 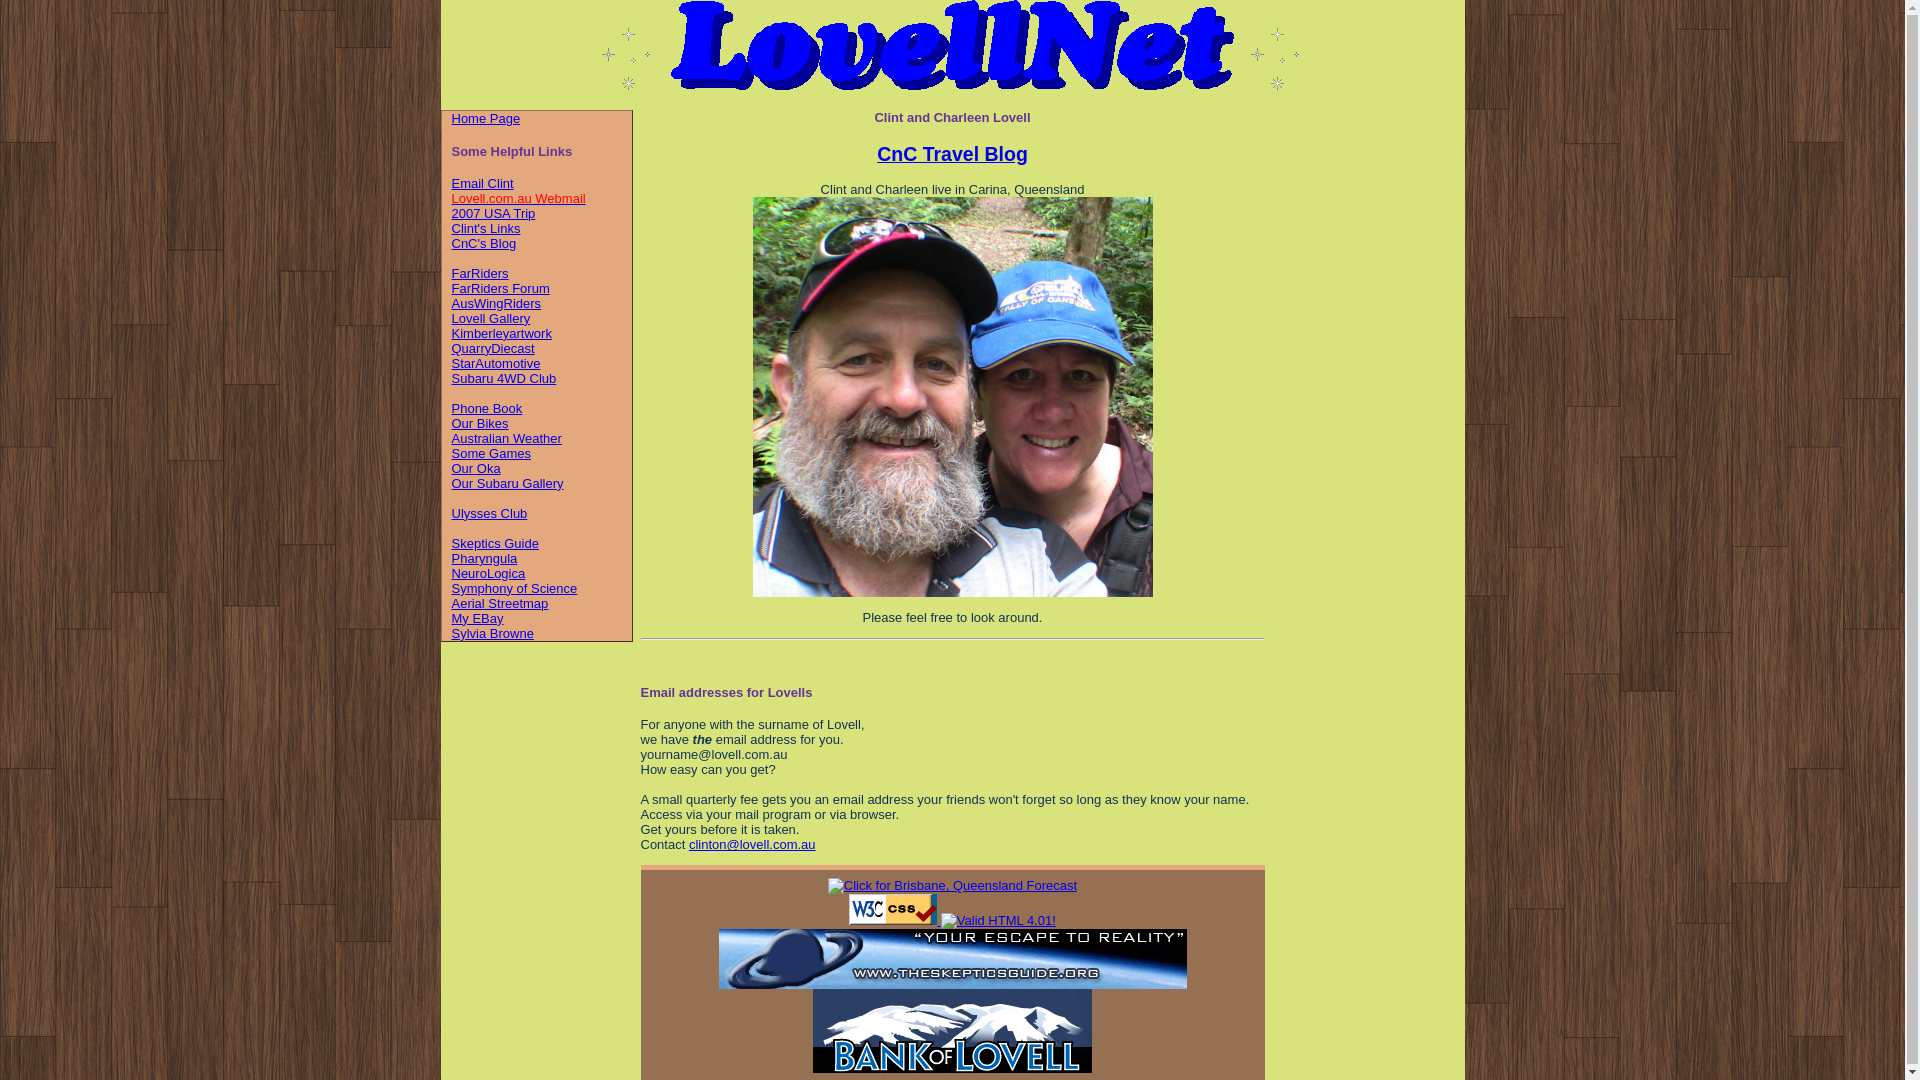 What do you see at coordinates (475, 468) in the screenshot?
I see `'Our Oka'` at bounding box center [475, 468].